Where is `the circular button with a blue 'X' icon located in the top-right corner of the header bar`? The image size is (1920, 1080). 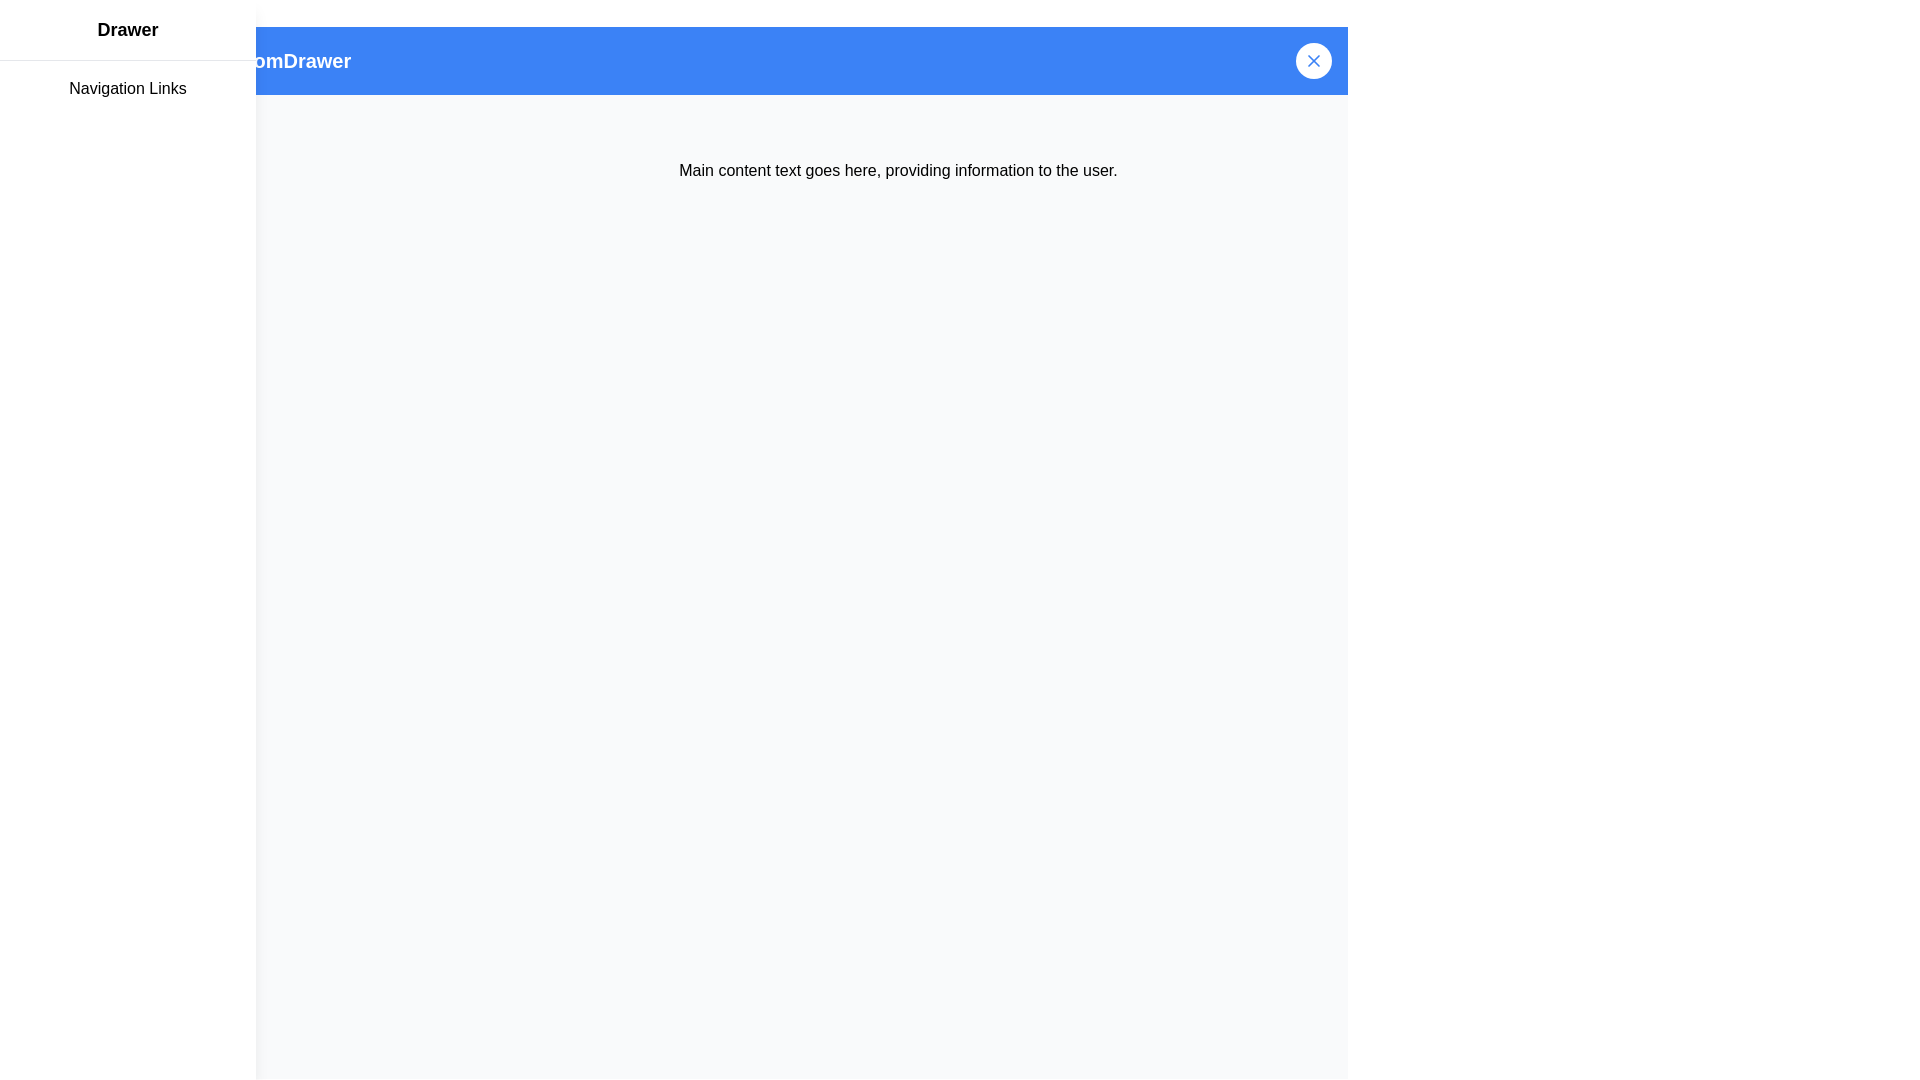
the circular button with a blue 'X' icon located in the top-right corner of the header bar is located at coordinates (1314, 60).